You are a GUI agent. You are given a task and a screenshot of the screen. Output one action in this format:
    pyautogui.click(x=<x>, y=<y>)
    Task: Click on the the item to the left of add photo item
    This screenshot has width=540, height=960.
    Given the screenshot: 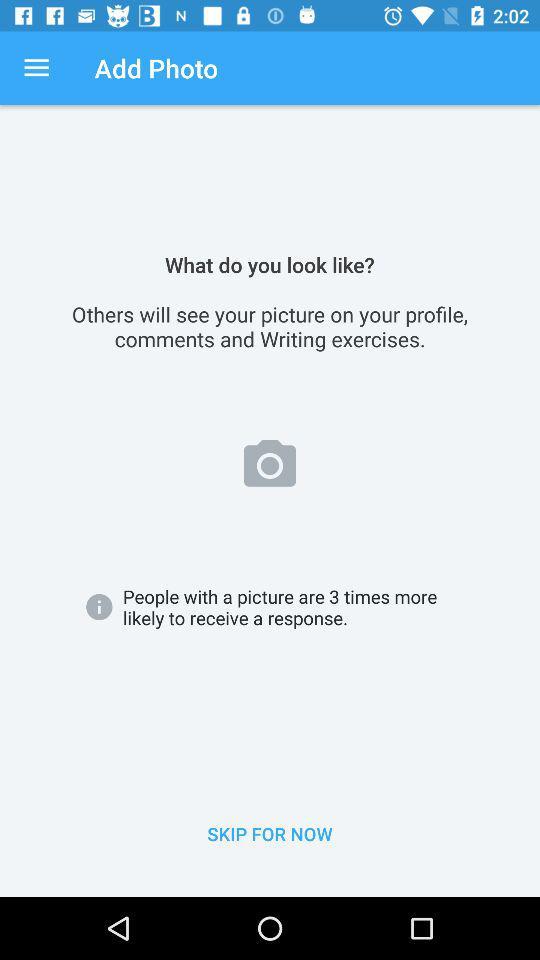 What is the action you would take?
    pyautogui.click(x=36, y=68)
    